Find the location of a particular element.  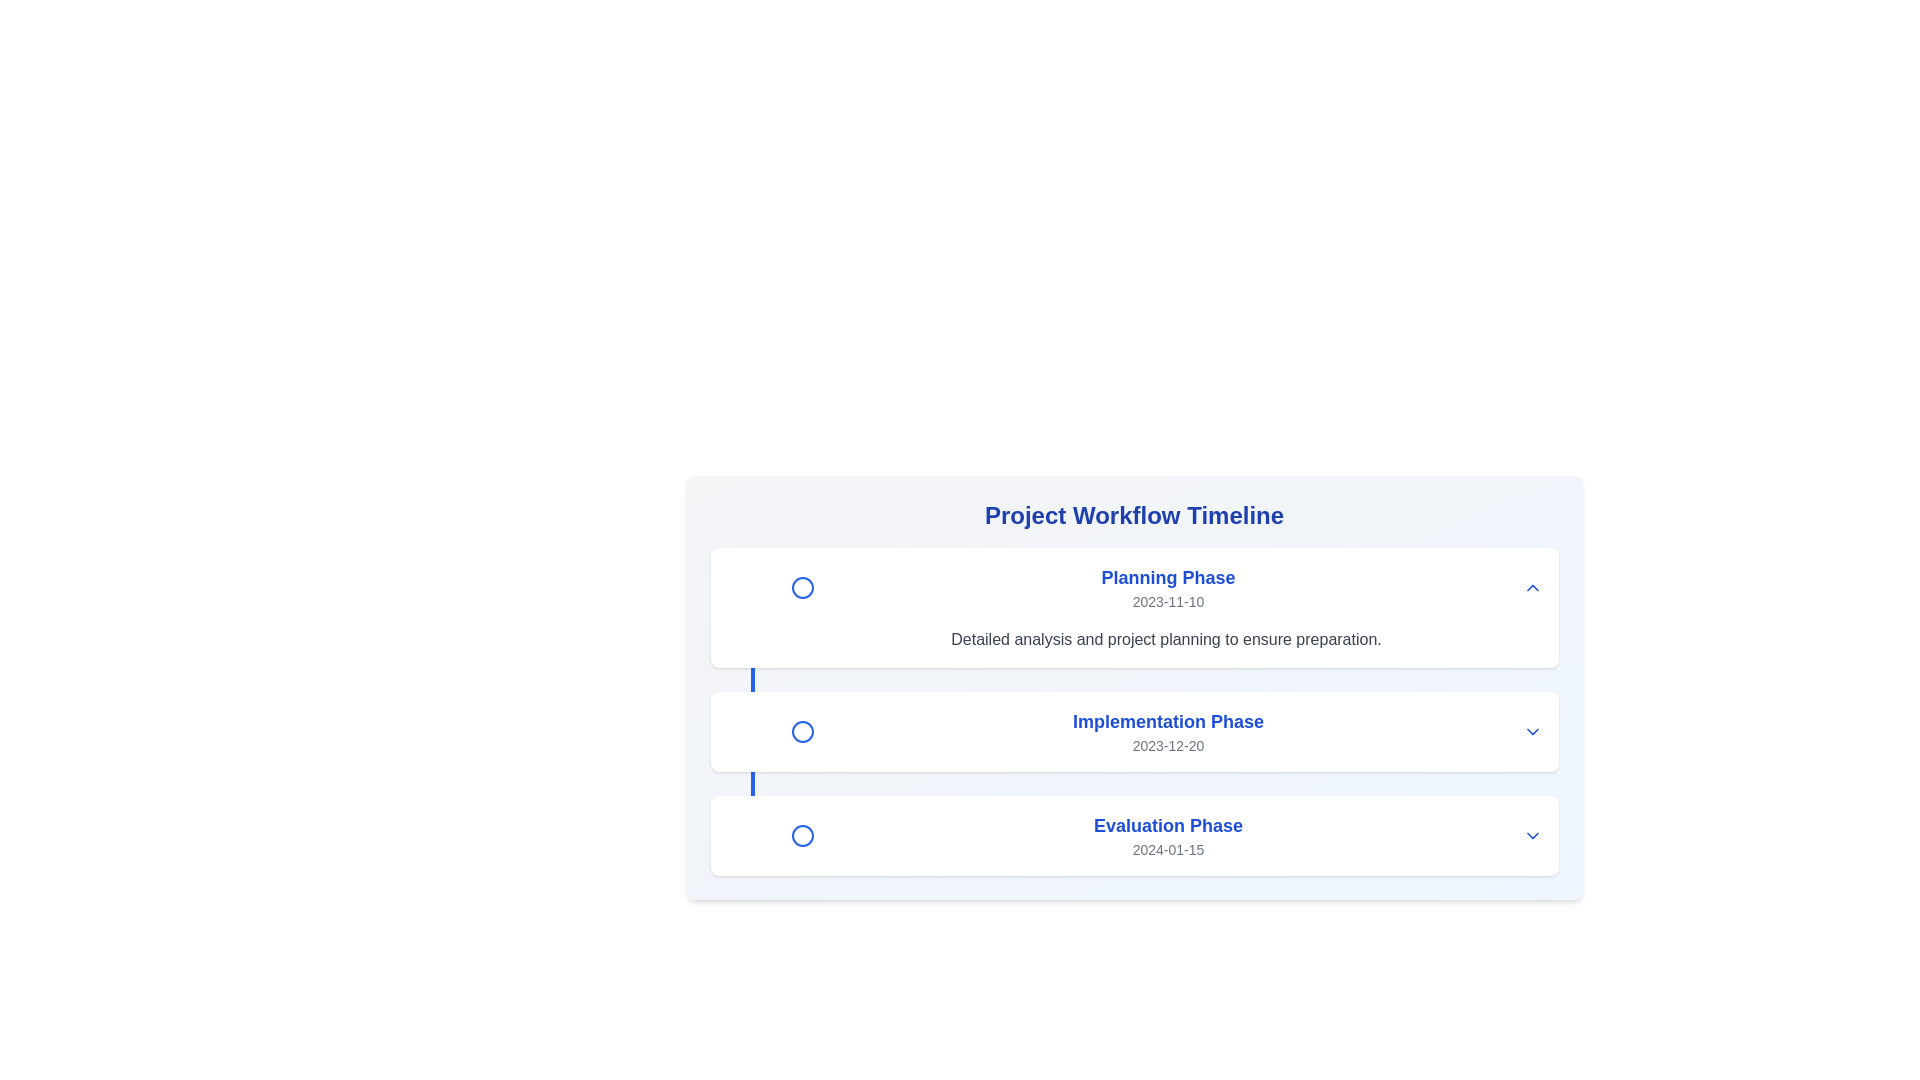

the static text that provides descriptive information about the 'Planning Phase' section, located beneath the title and date is located at coordinates (1166, 640).